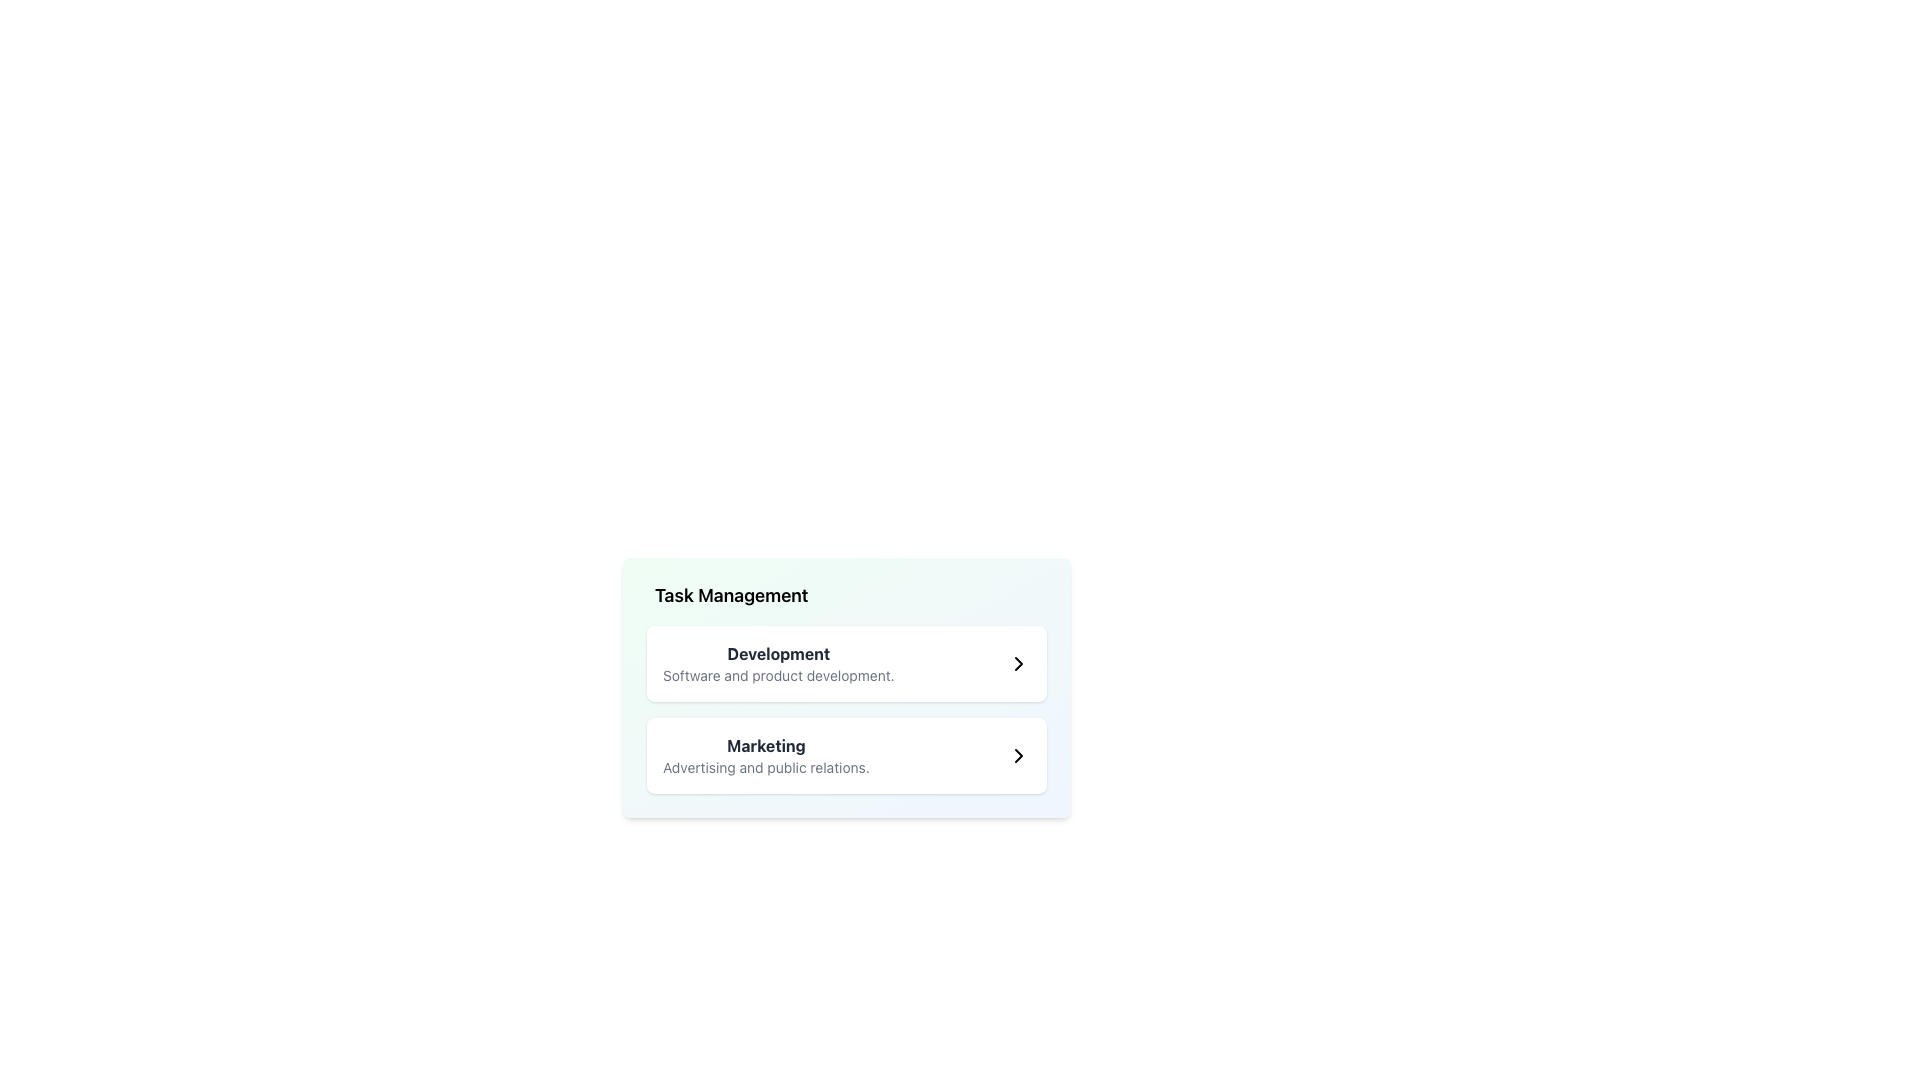 This screenshot has width=1920, height=1080. Describe the element at coordinates (846, 663) in the screenshot. I see `the first selectable list item that provides information about software and product development` at that location.